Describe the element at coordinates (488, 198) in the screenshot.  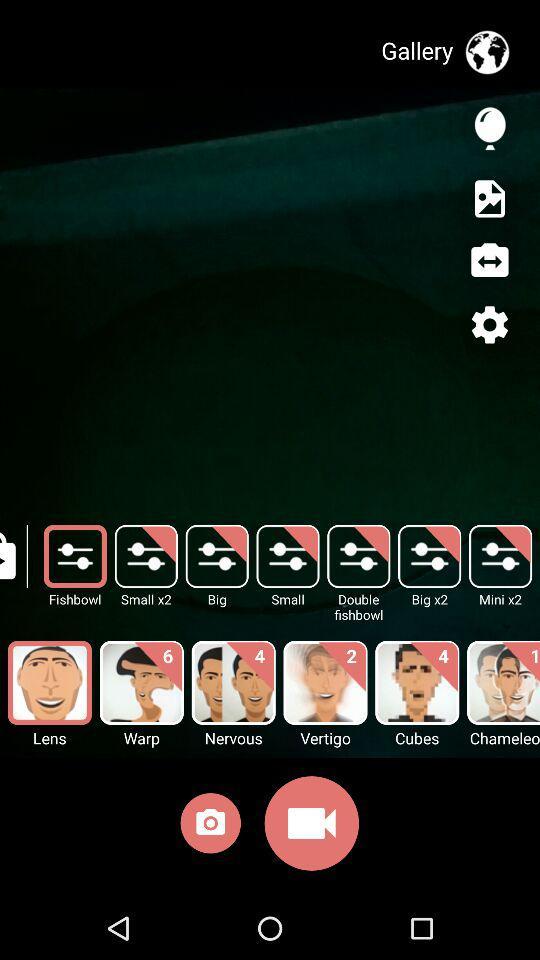
I see `the wallpaper icon` at that location.